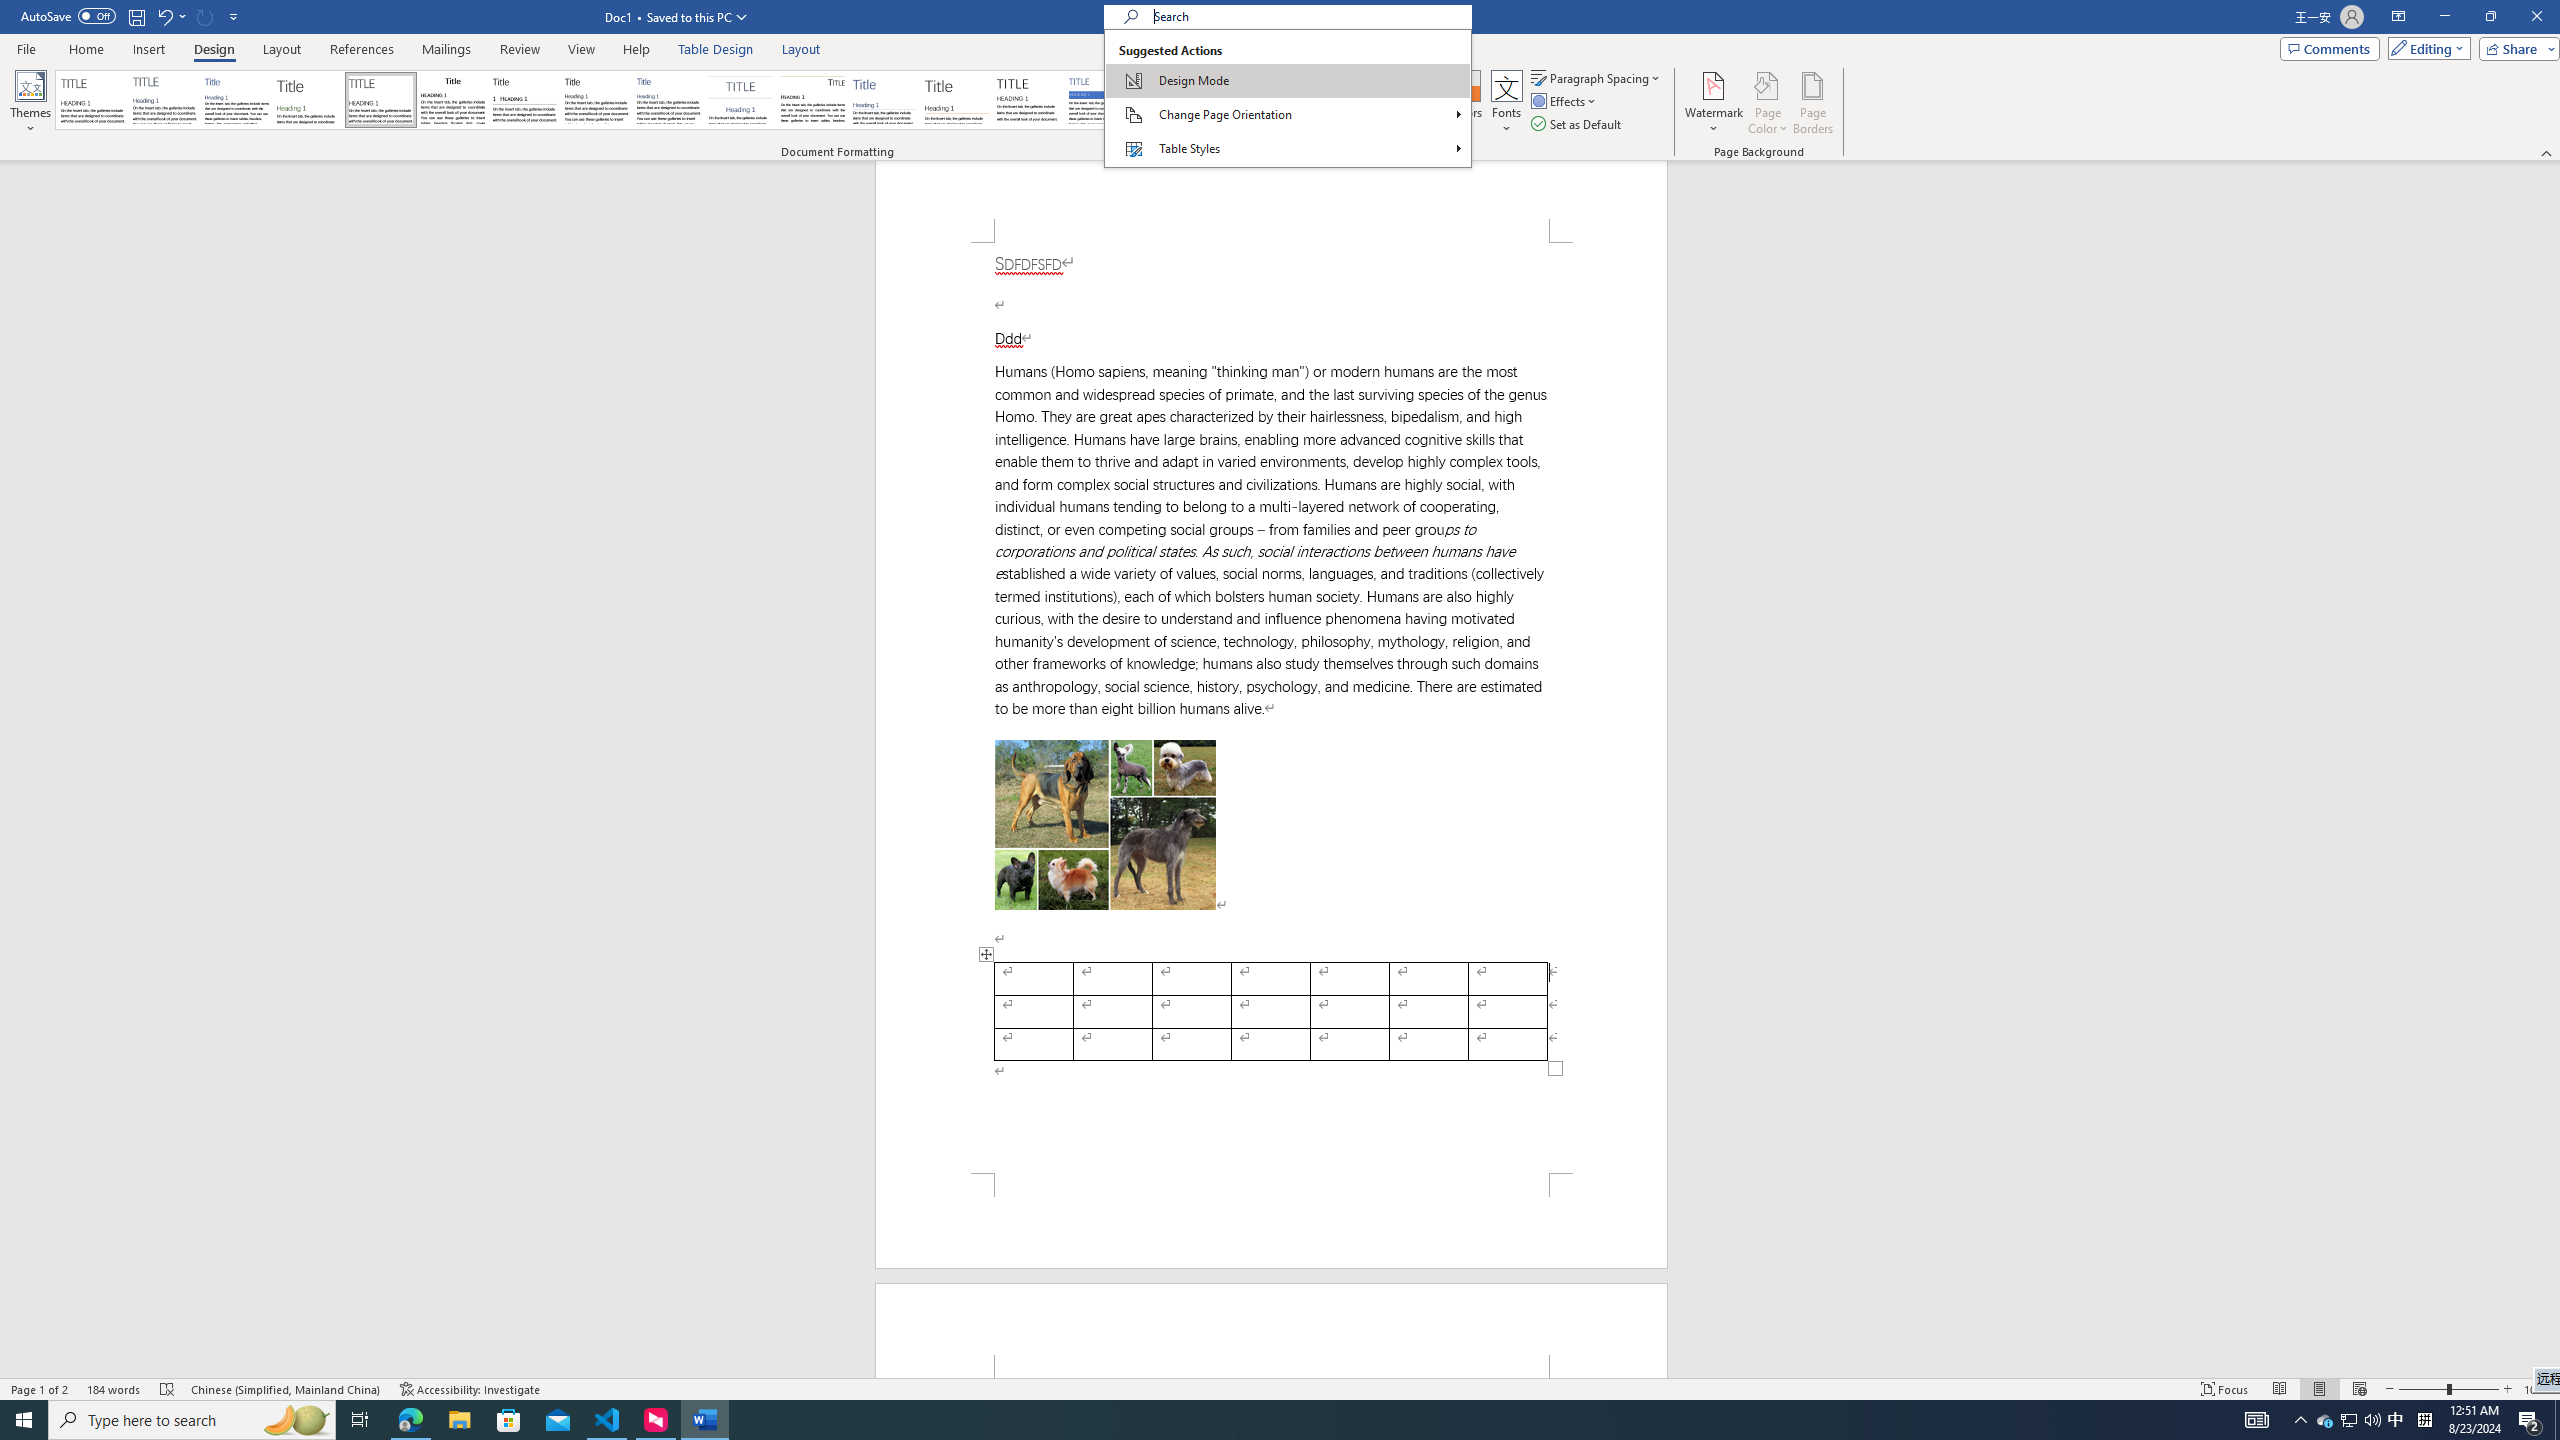 The image size is (2560, 1440). Describe the element at coordinates (1432, 118) in the screenshot. I see `'Style Set'` at that location.